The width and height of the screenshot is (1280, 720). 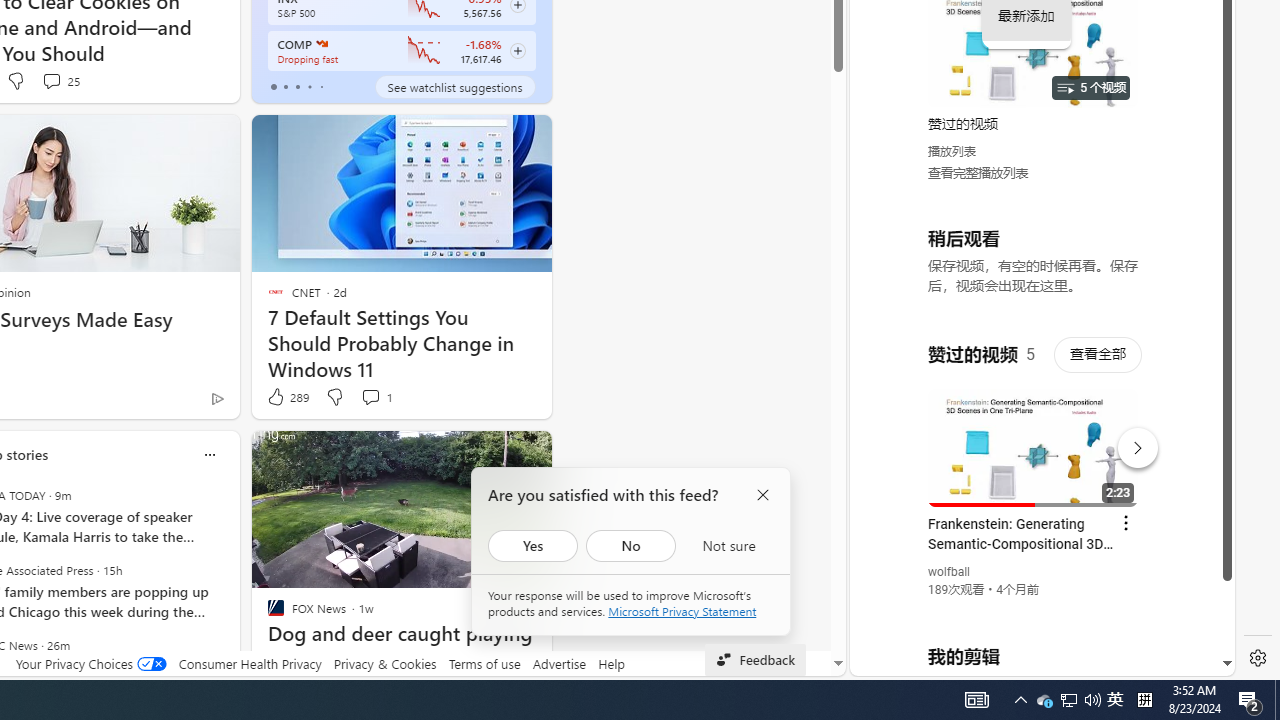 I want to click on 'tab-3', so click(x=308, y=86).